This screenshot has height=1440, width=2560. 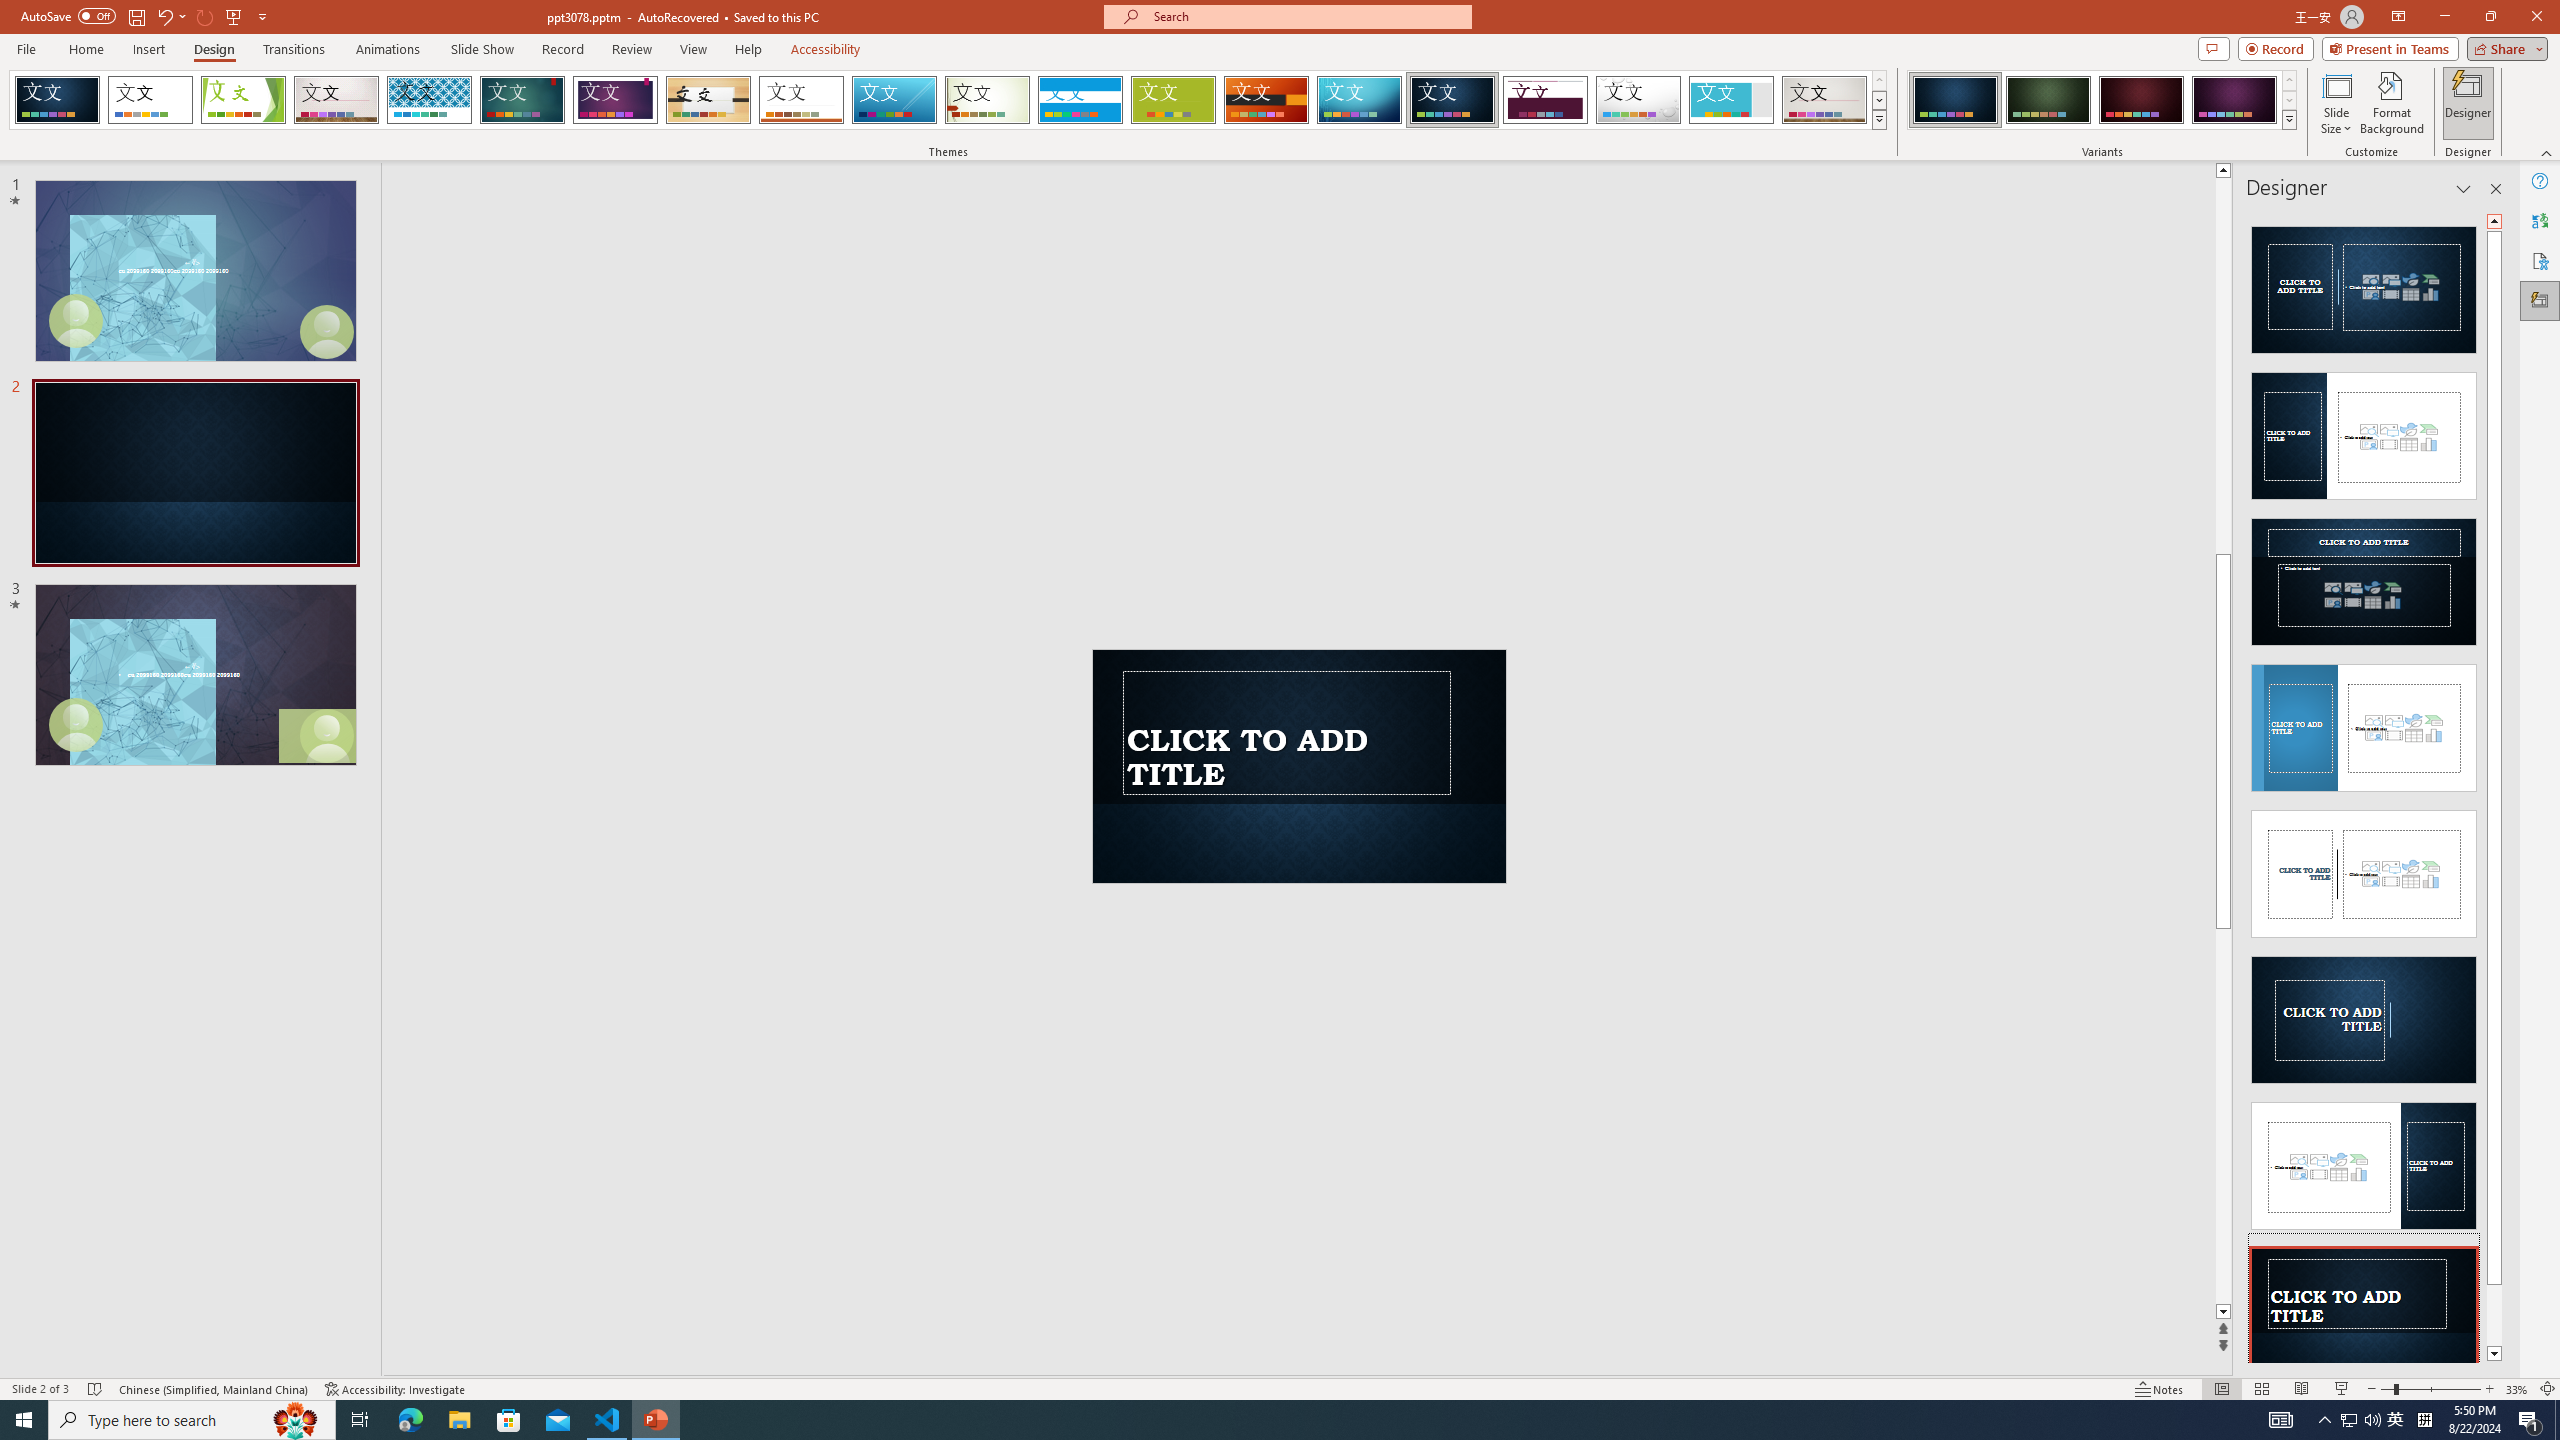 What do you see at coordinates (893, 99) in the screenshot?
I see `'Slice'` at bounding box center [893, 99].